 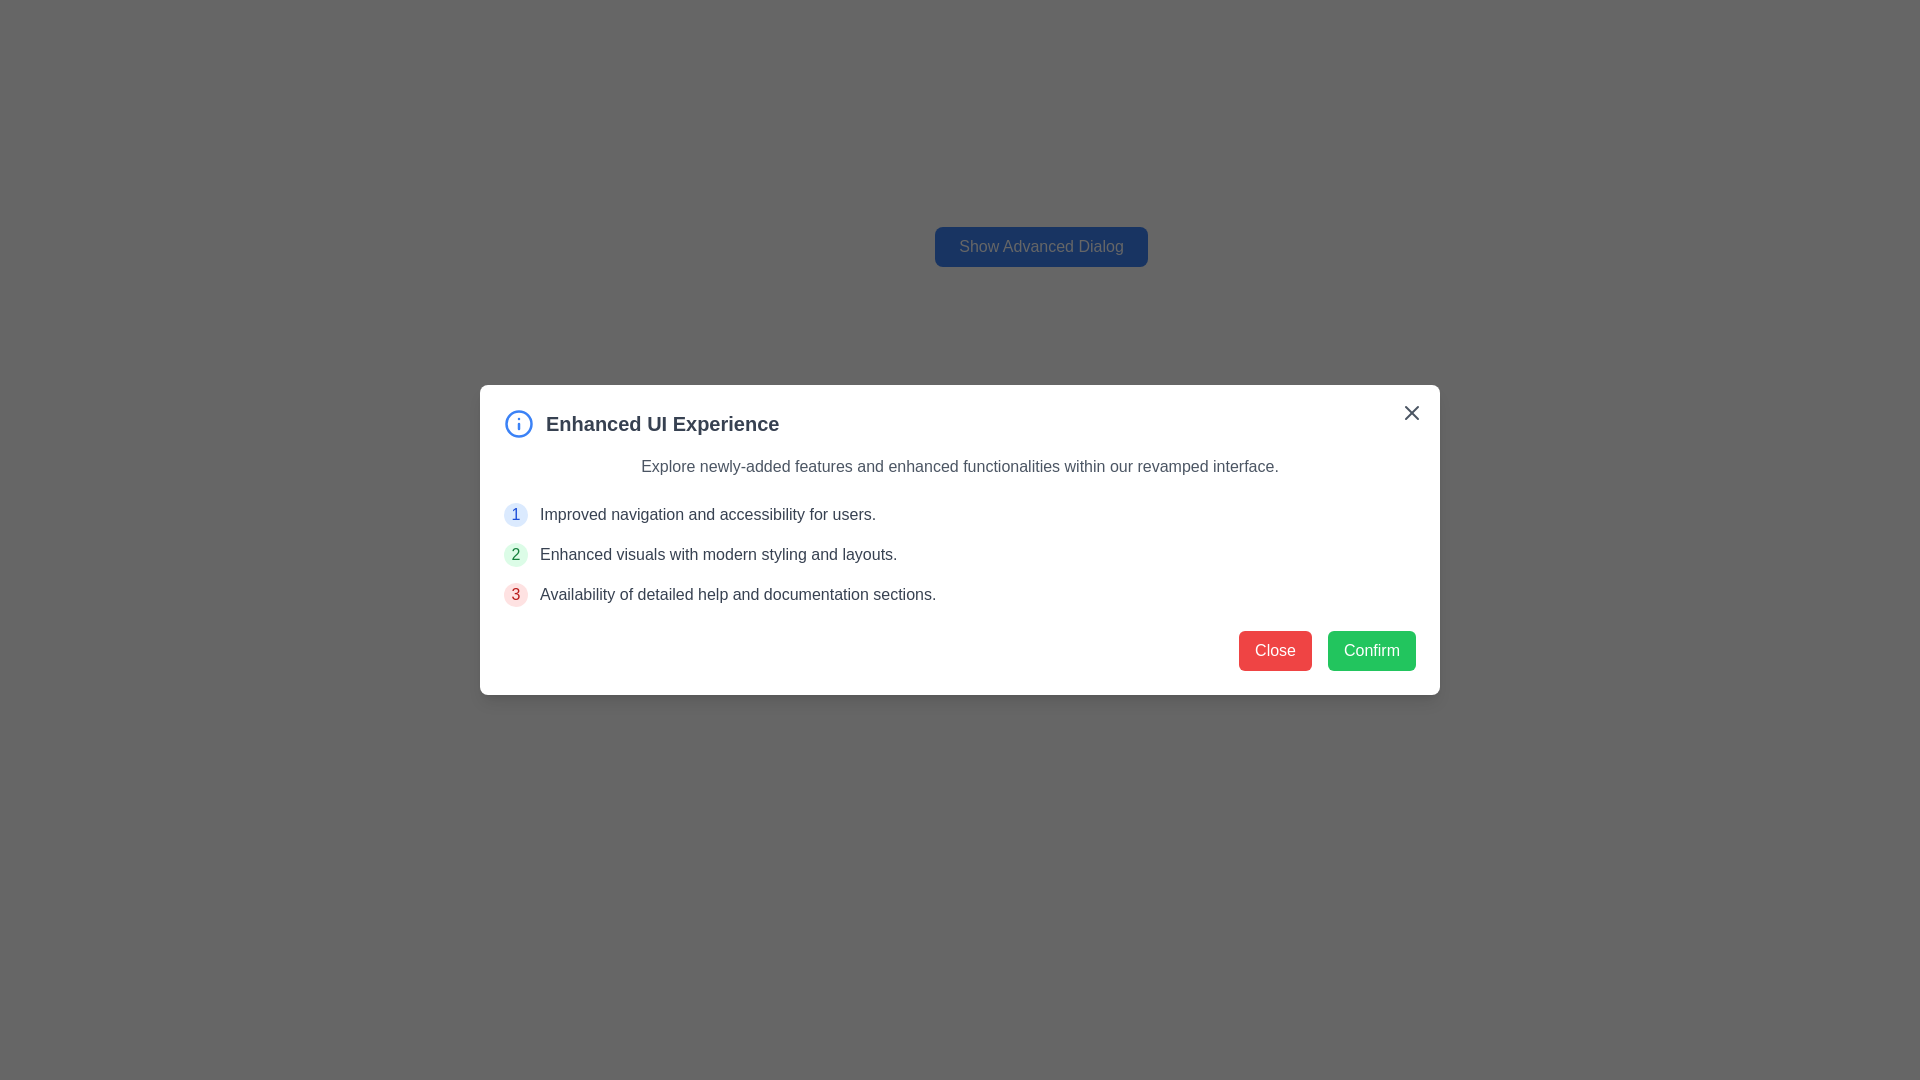 What do you see at coordinates (515, 514) in the screenshot?
I see `the small blue circle indicator with the text symbol '1' that precedes the description 'Improved navigation and accessibility for users.'` at bounding box center [515, 514].